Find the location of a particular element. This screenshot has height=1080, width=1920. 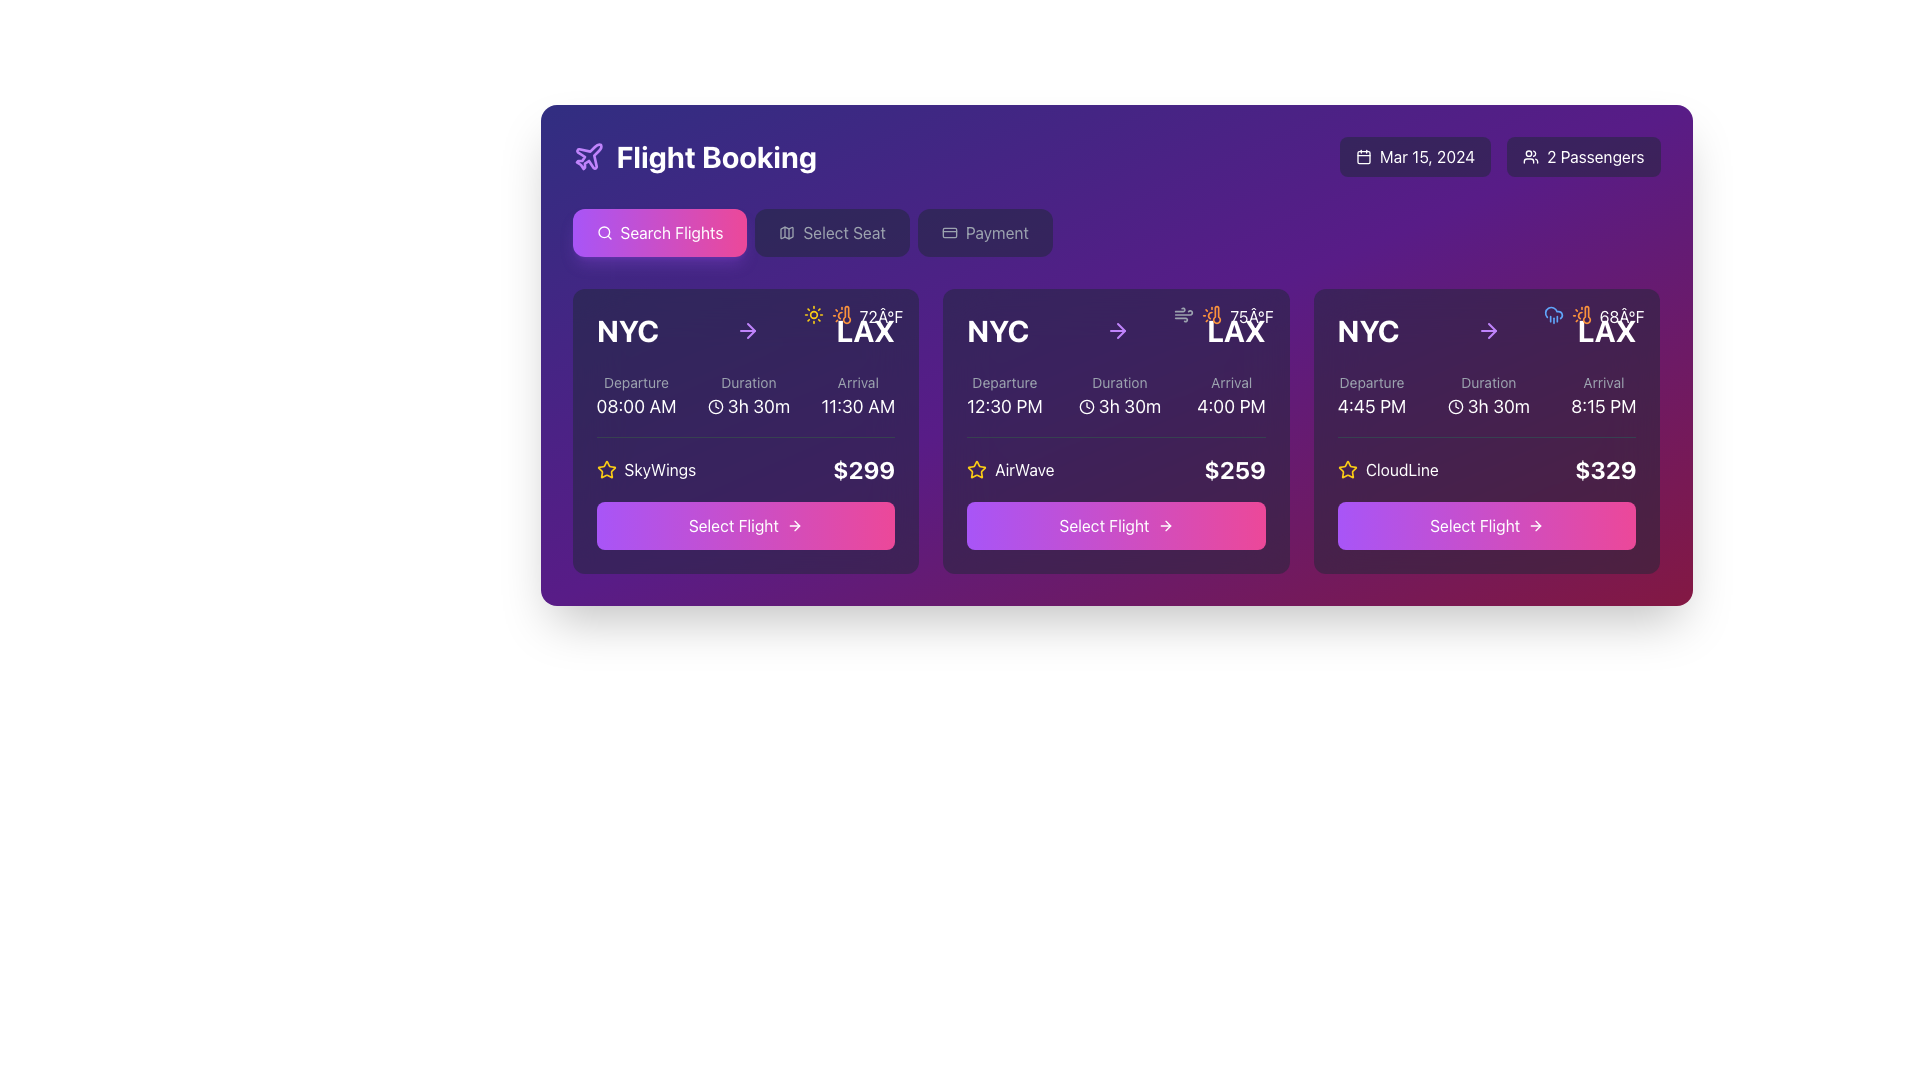

the static text element displaying '3h 30m' with the accompanying clock icon in the 'Duration' section of the first flight card is located at coordinates (747, 397).